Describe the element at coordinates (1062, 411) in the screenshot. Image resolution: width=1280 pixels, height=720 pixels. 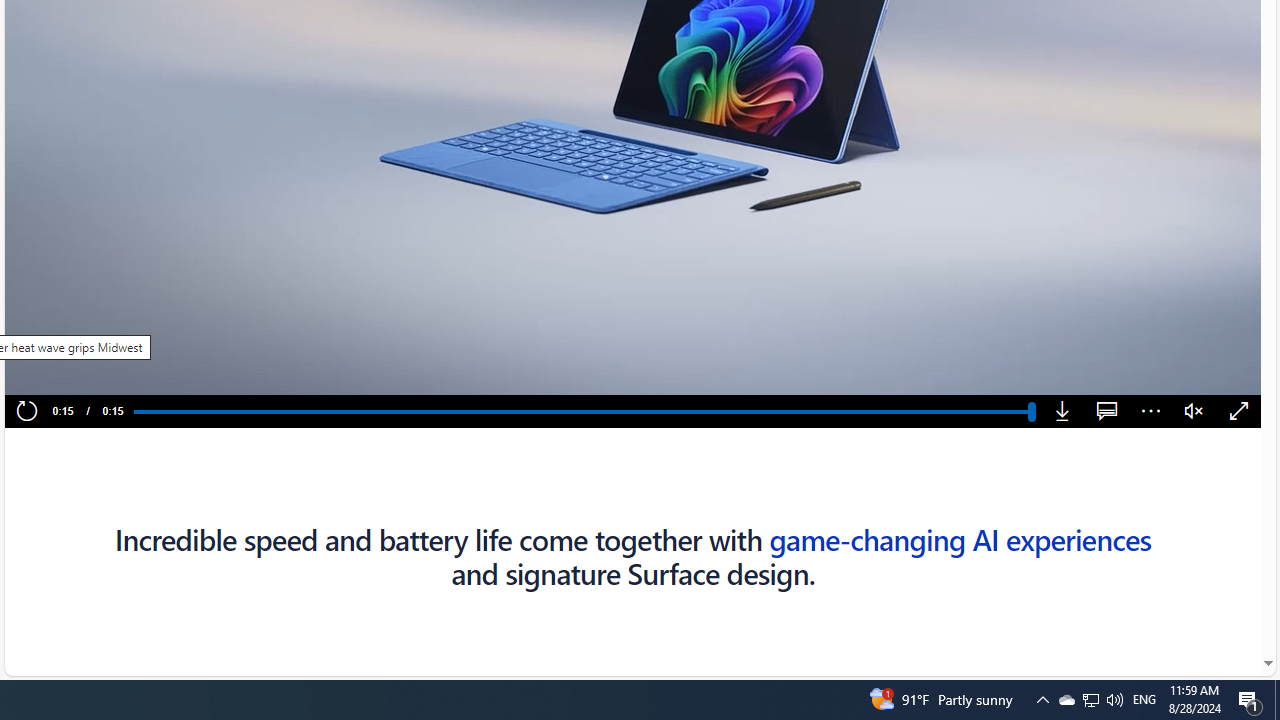
I see `'Download'` at that location.